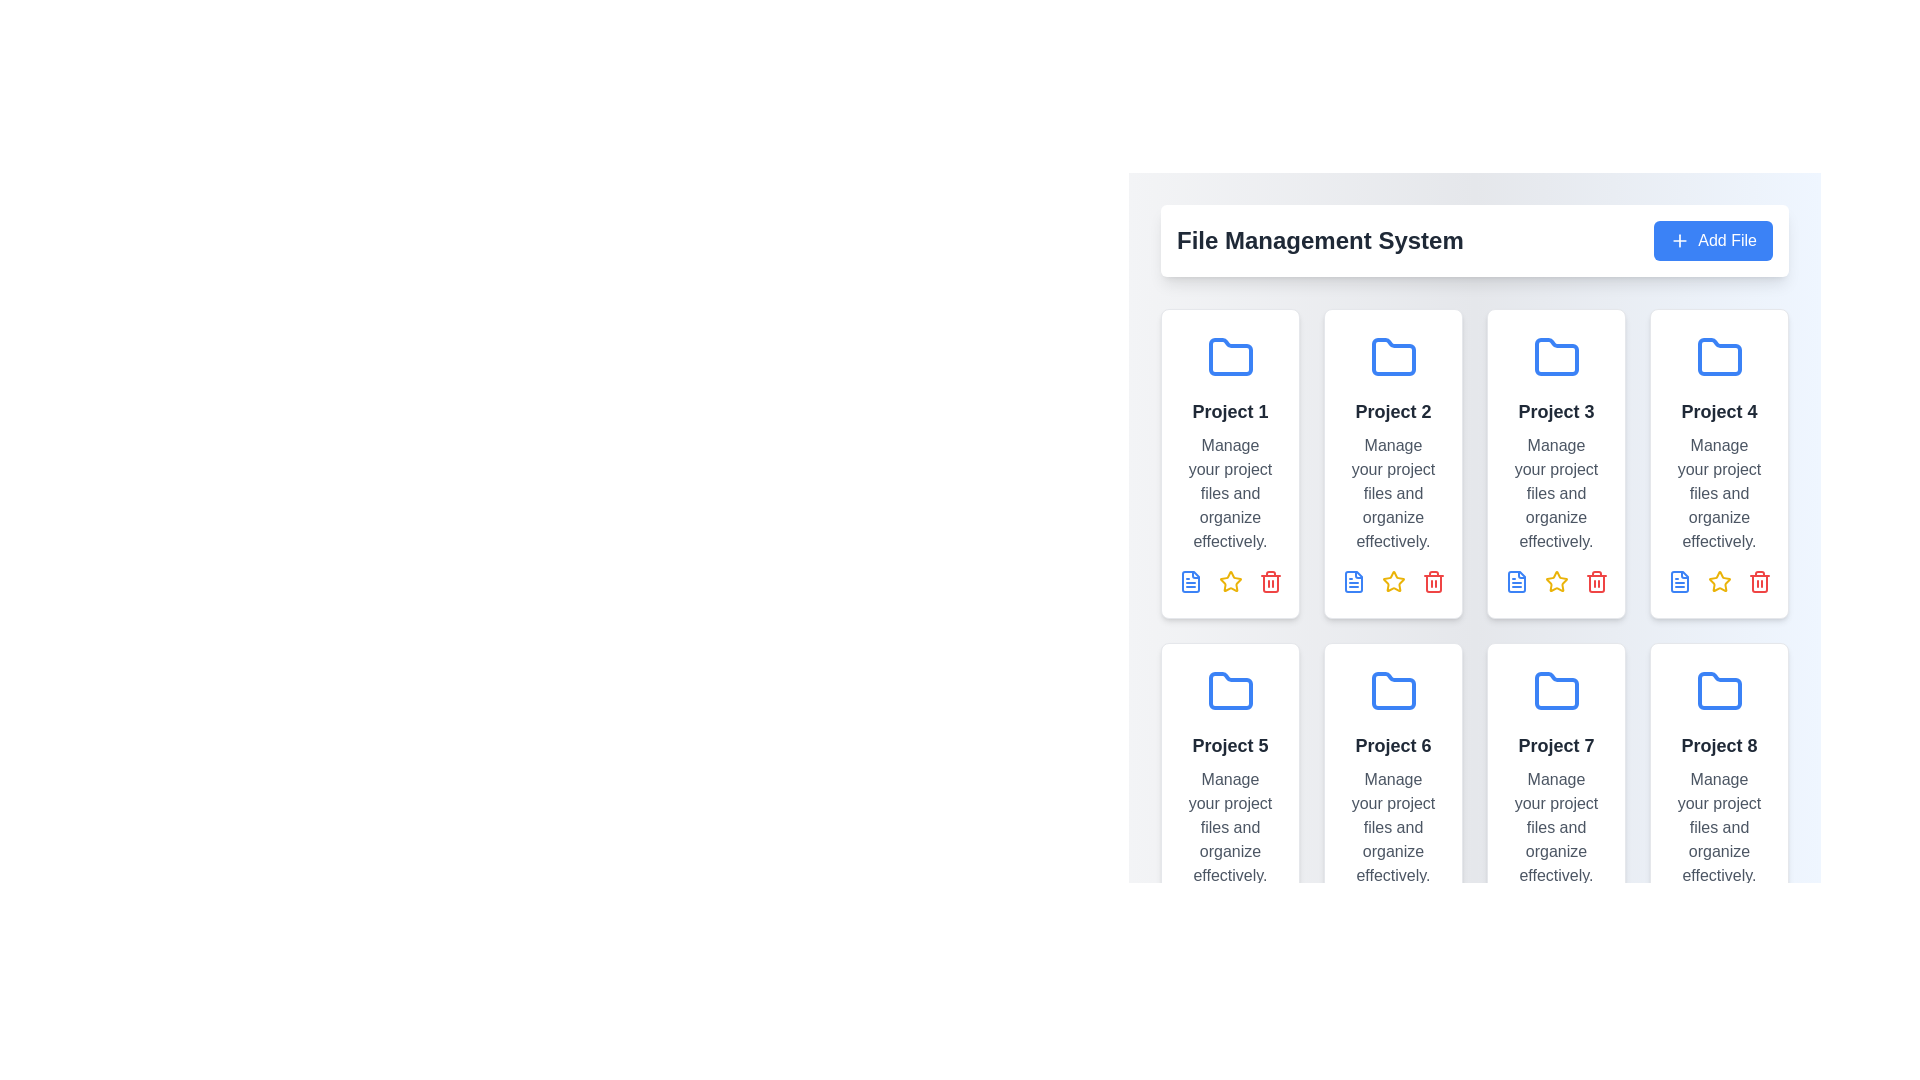  I want to click on the text block that contains the content 'Manage your project files and organize effectively,' which is styled in gray and located below the heading 'Project 5.', so click(1229, 828).